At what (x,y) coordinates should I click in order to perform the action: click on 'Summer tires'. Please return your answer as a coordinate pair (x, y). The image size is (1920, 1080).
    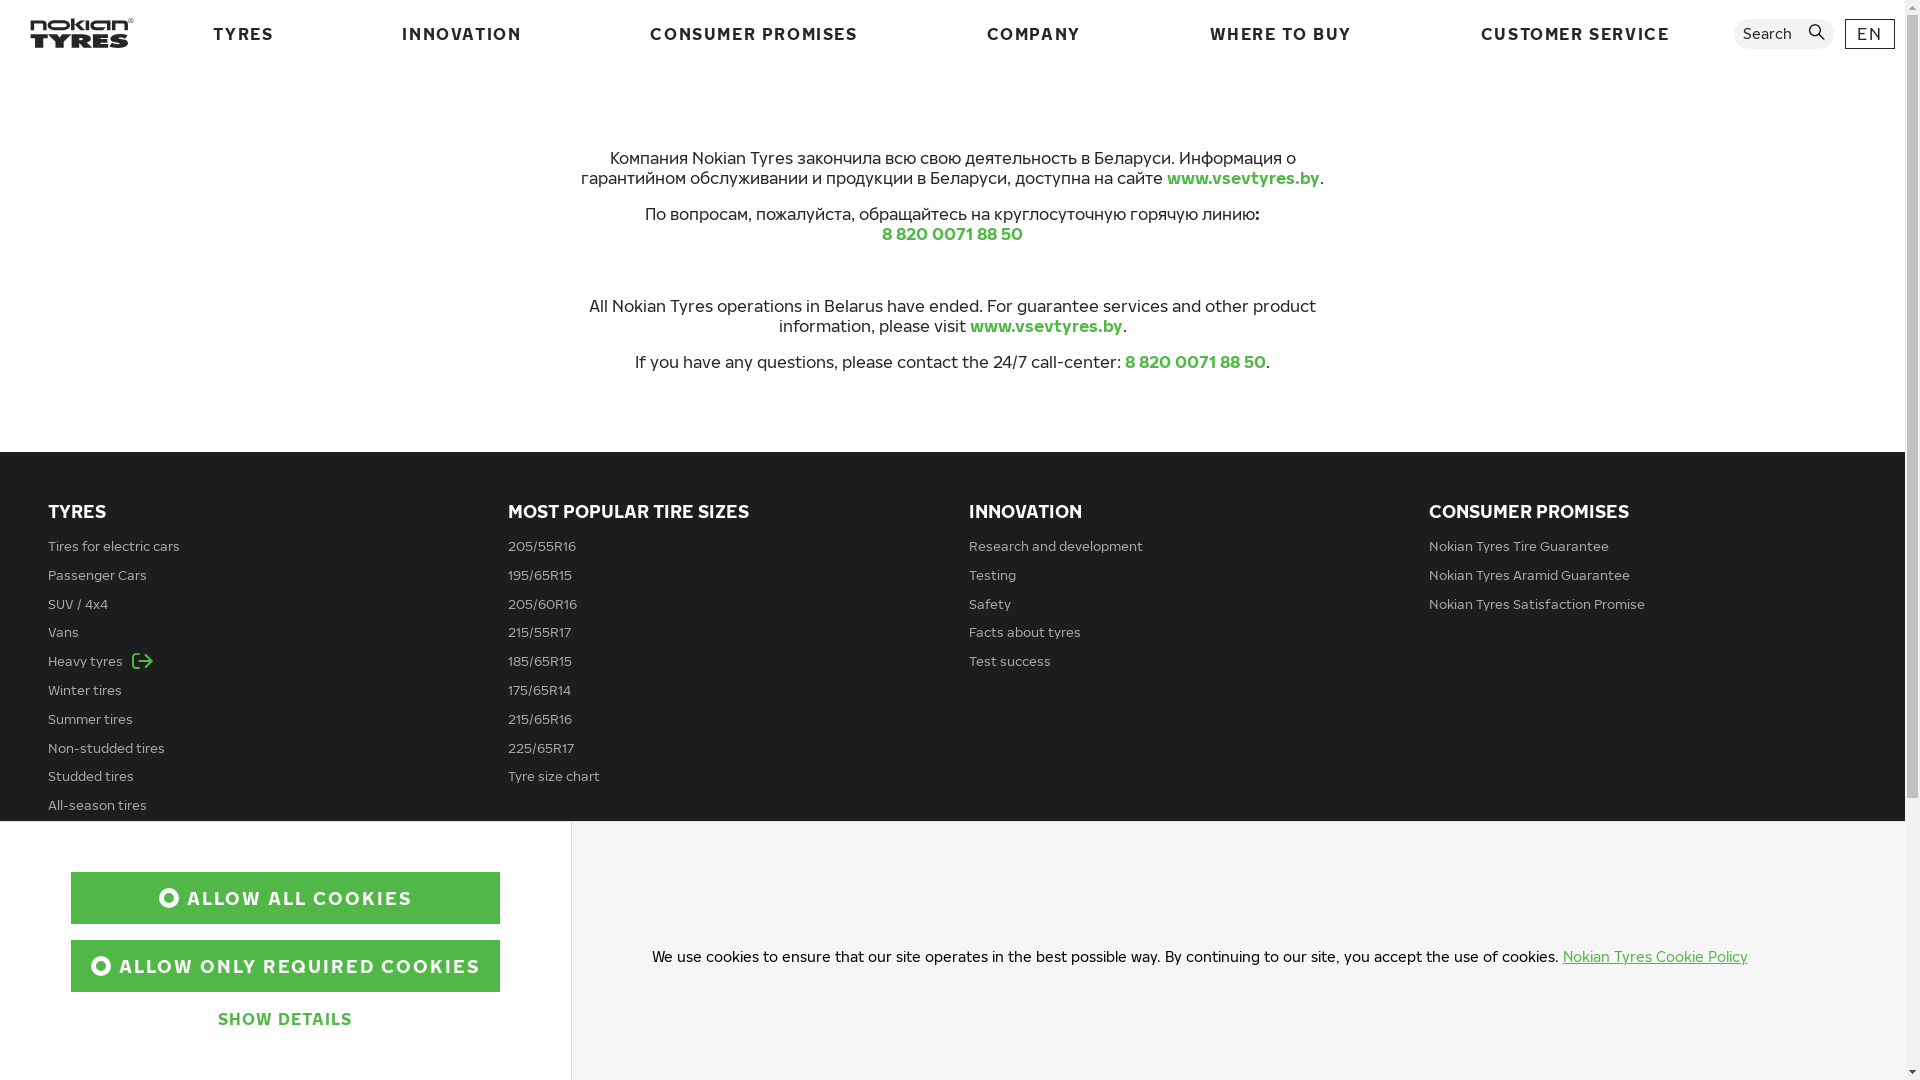
    Looking at the image, I should click on (89, 717).